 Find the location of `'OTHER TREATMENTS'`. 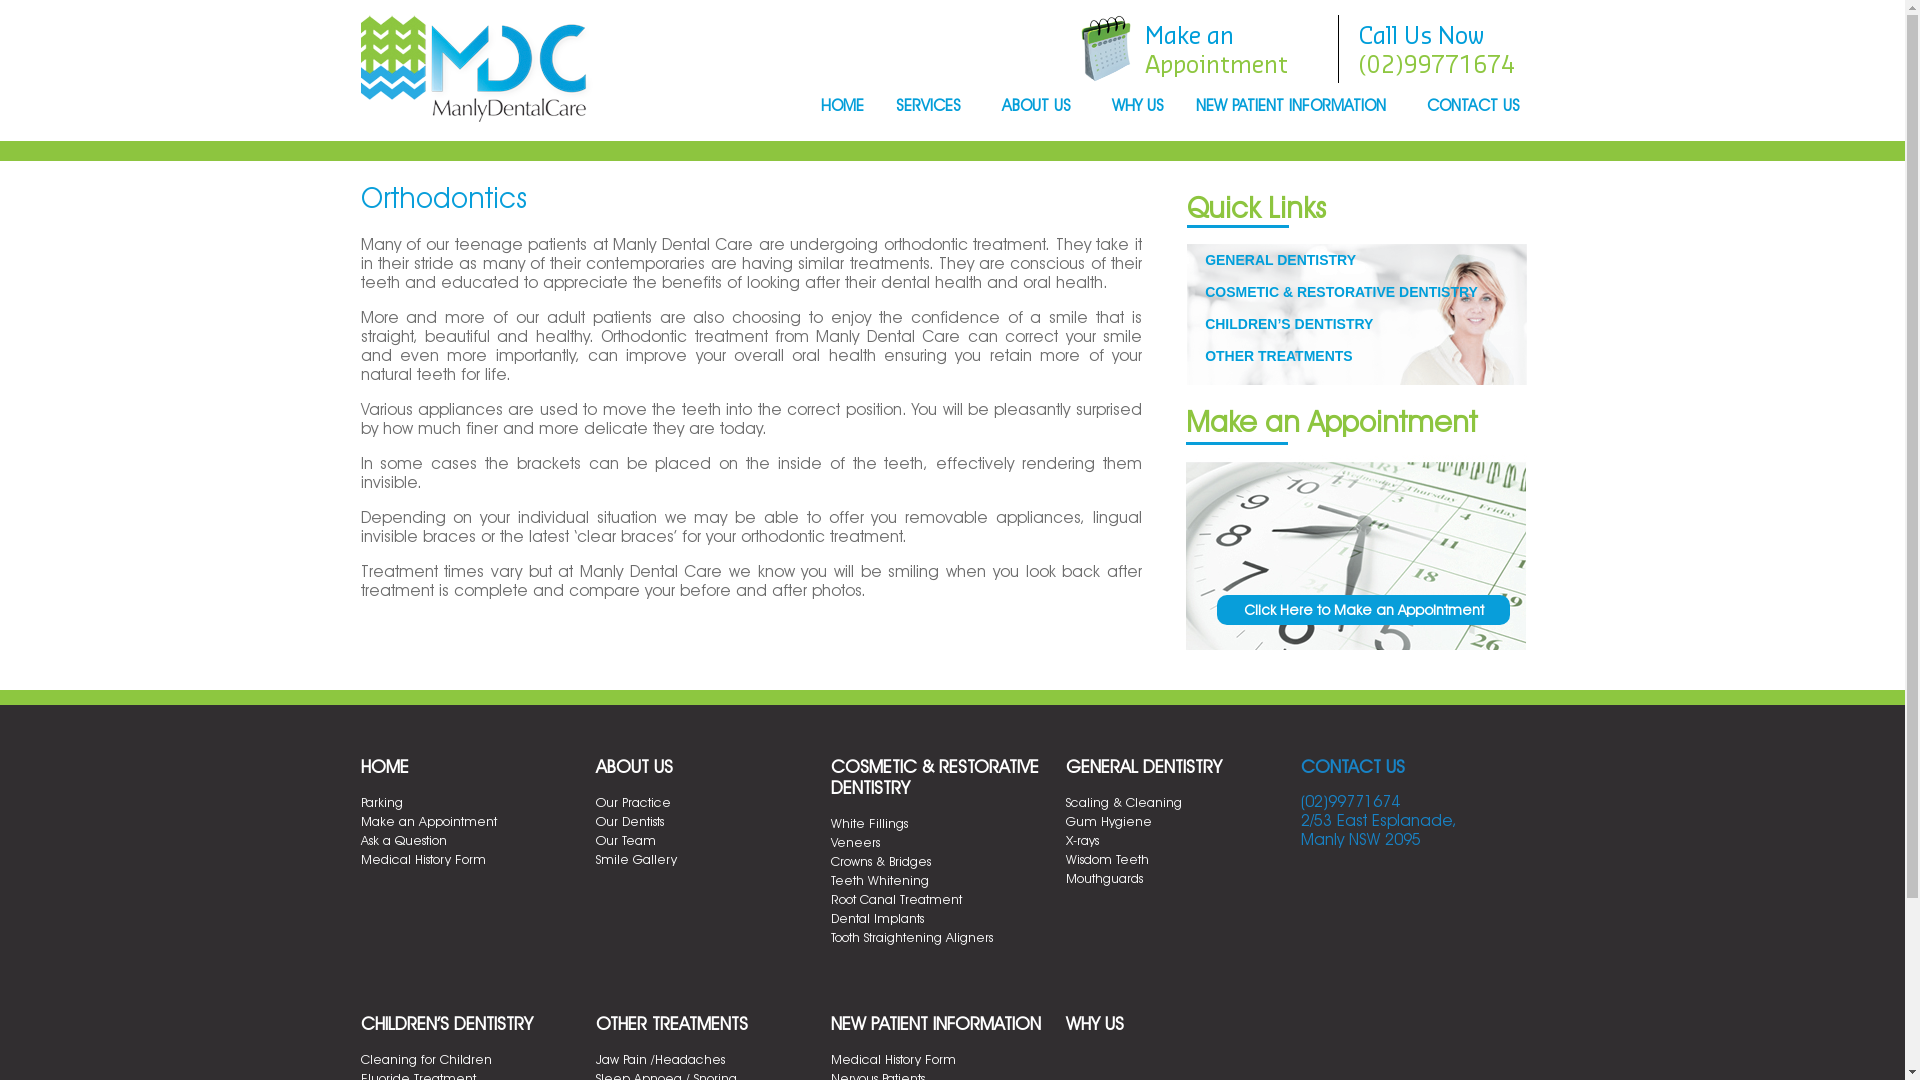

'OTHER TREATMENTS' is located at coordinates (672, 1023).